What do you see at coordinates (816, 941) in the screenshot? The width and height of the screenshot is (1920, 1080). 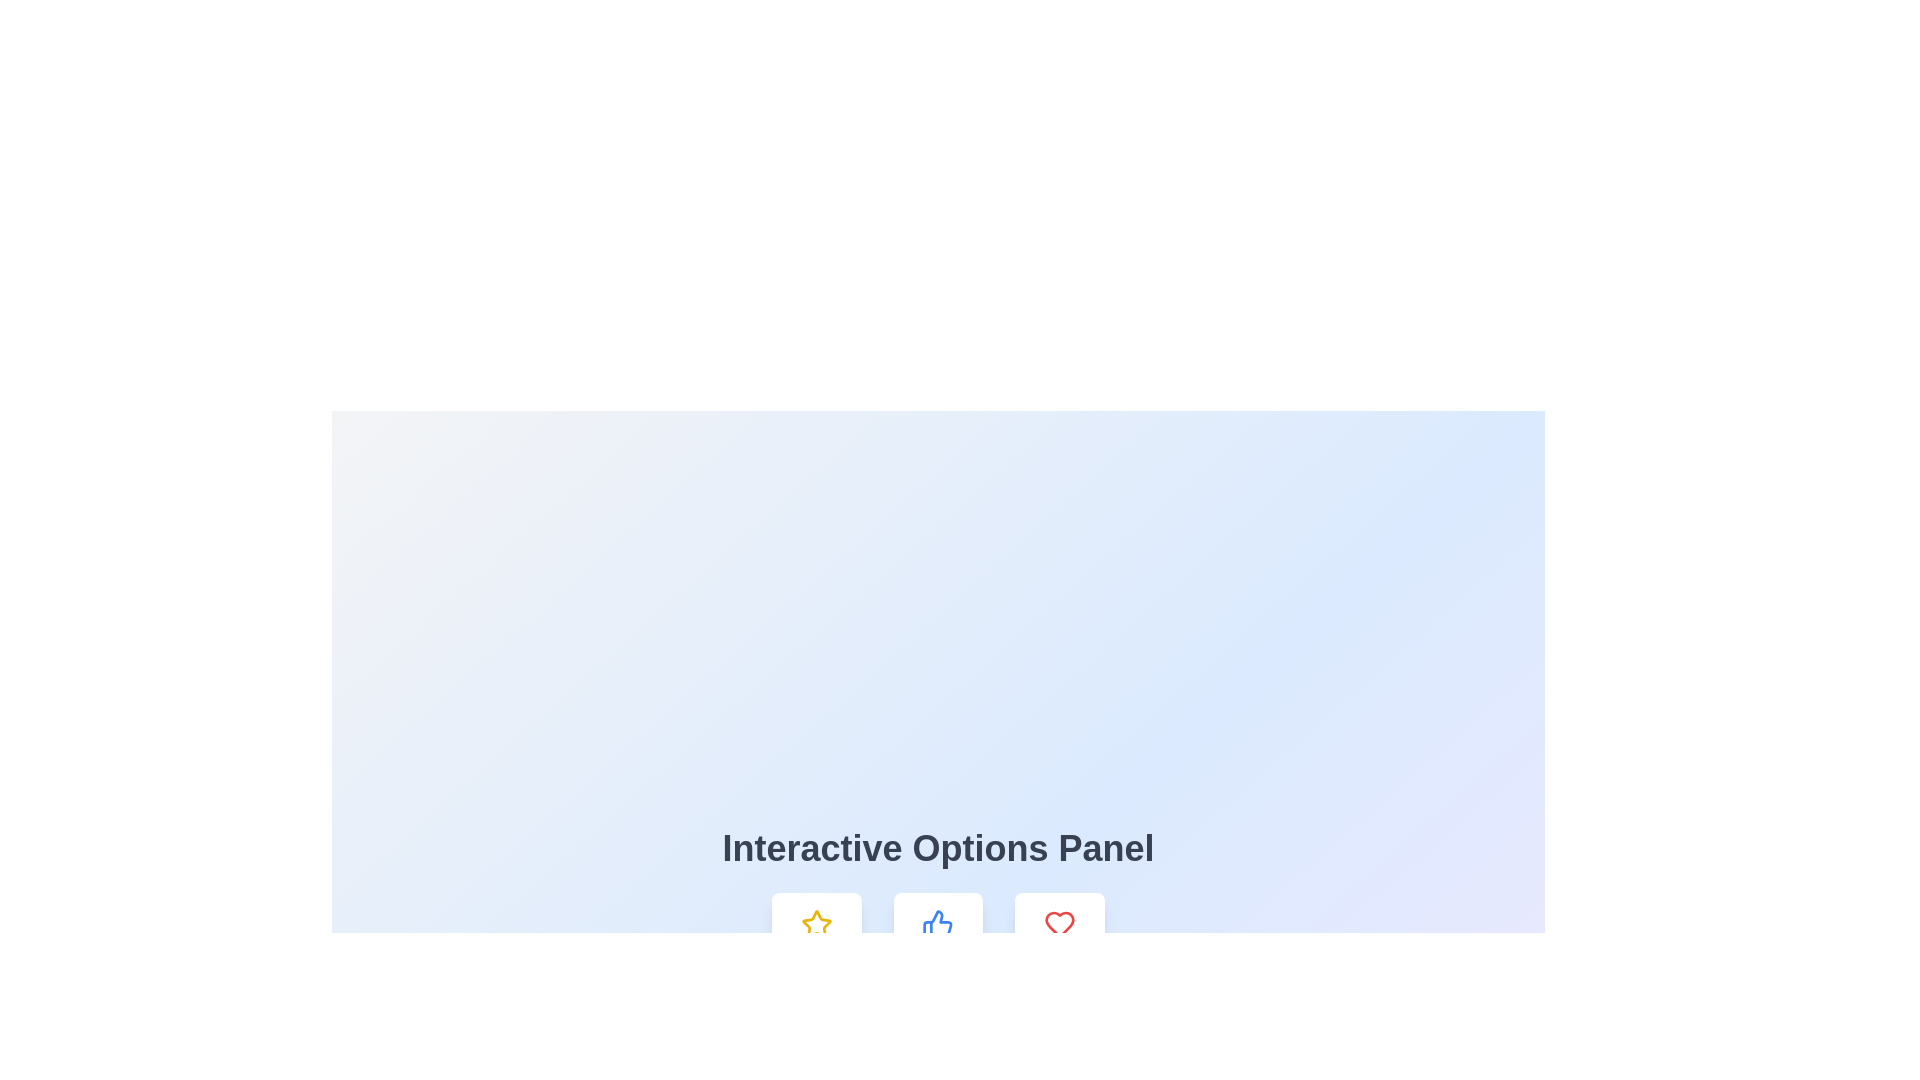 I see `the leftmost Static Display Card labeled 'Favorite', which has a white rounded rectangular shape with a yellow star icon at the top and gray text below` at bounding box center [816, 941].